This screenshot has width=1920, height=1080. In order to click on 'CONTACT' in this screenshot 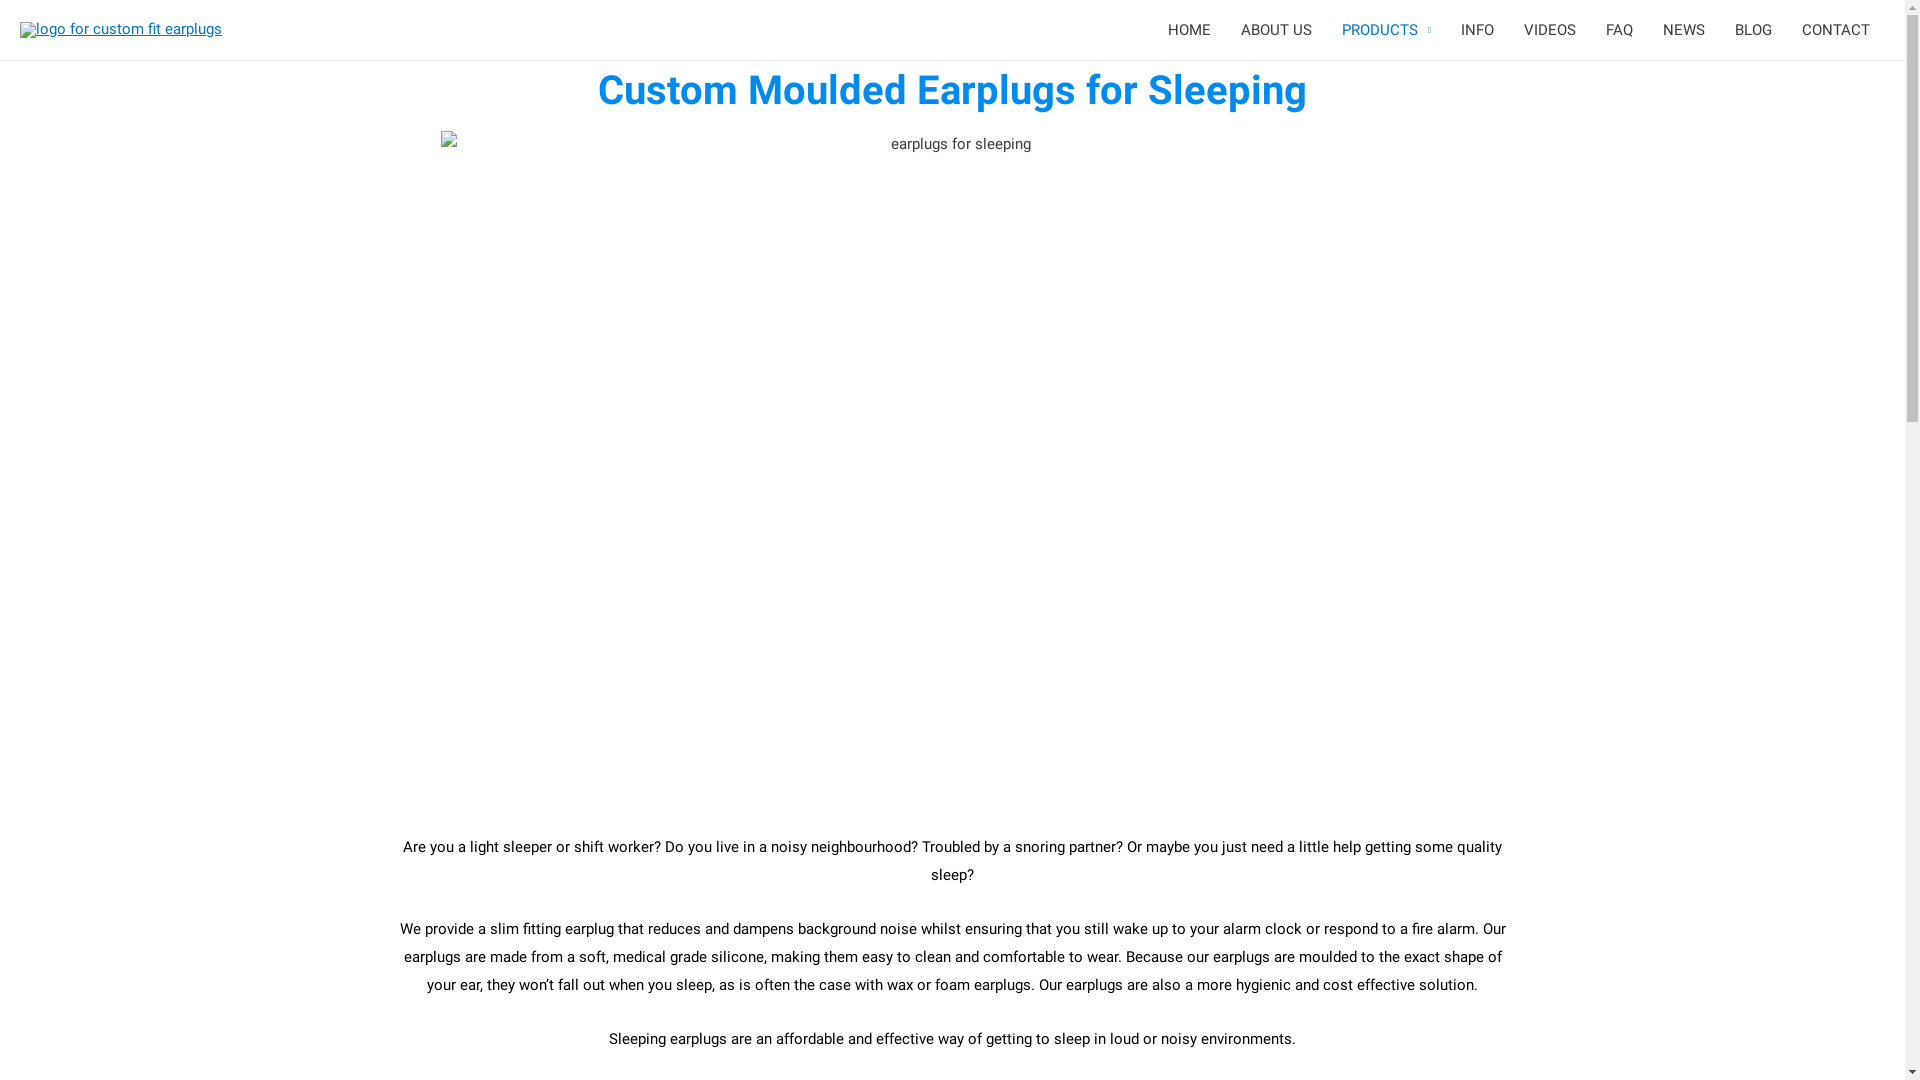, I will do `click(1836, 30)`.